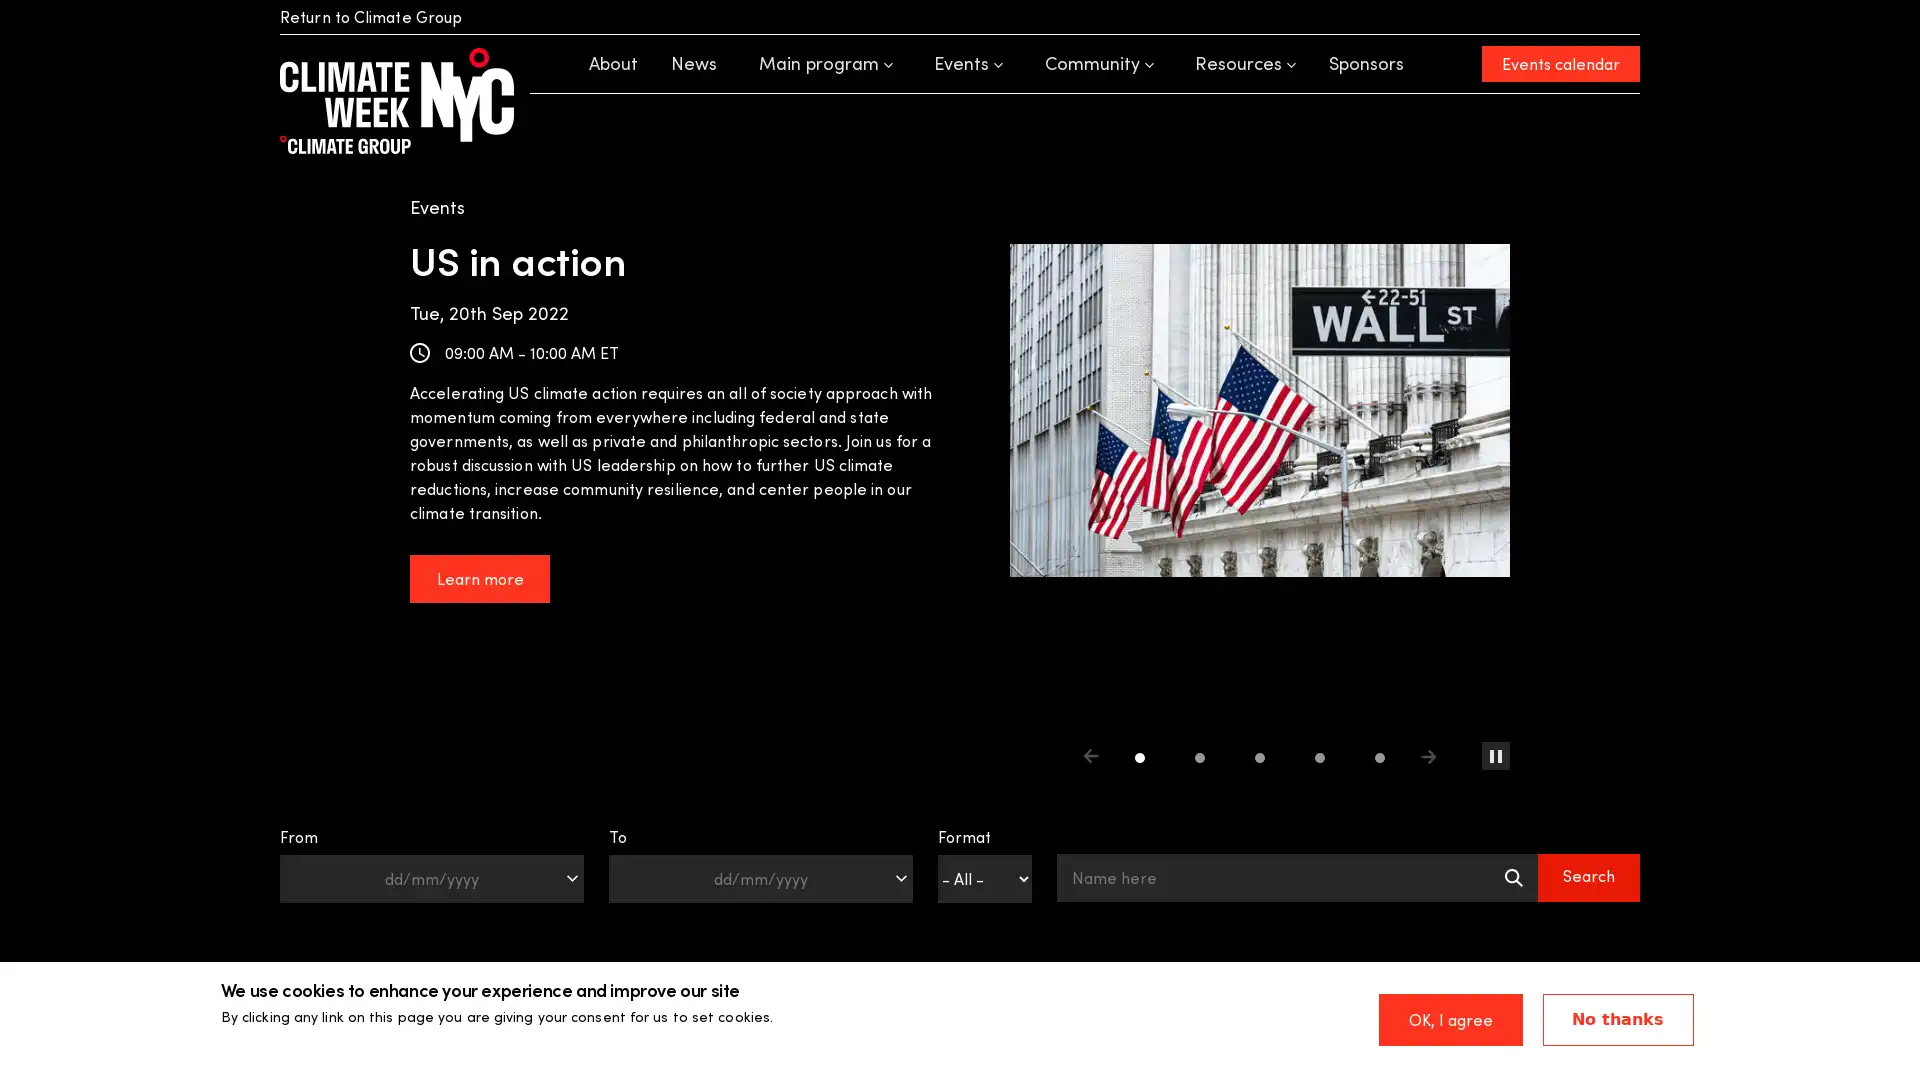 Image resolution: width=1920 pixels, height=1080 pixels. What do you see at coordinates (1450, 1019) in the screenshot?
I see `OK, I agree` at bounding box center [1450, 1019].